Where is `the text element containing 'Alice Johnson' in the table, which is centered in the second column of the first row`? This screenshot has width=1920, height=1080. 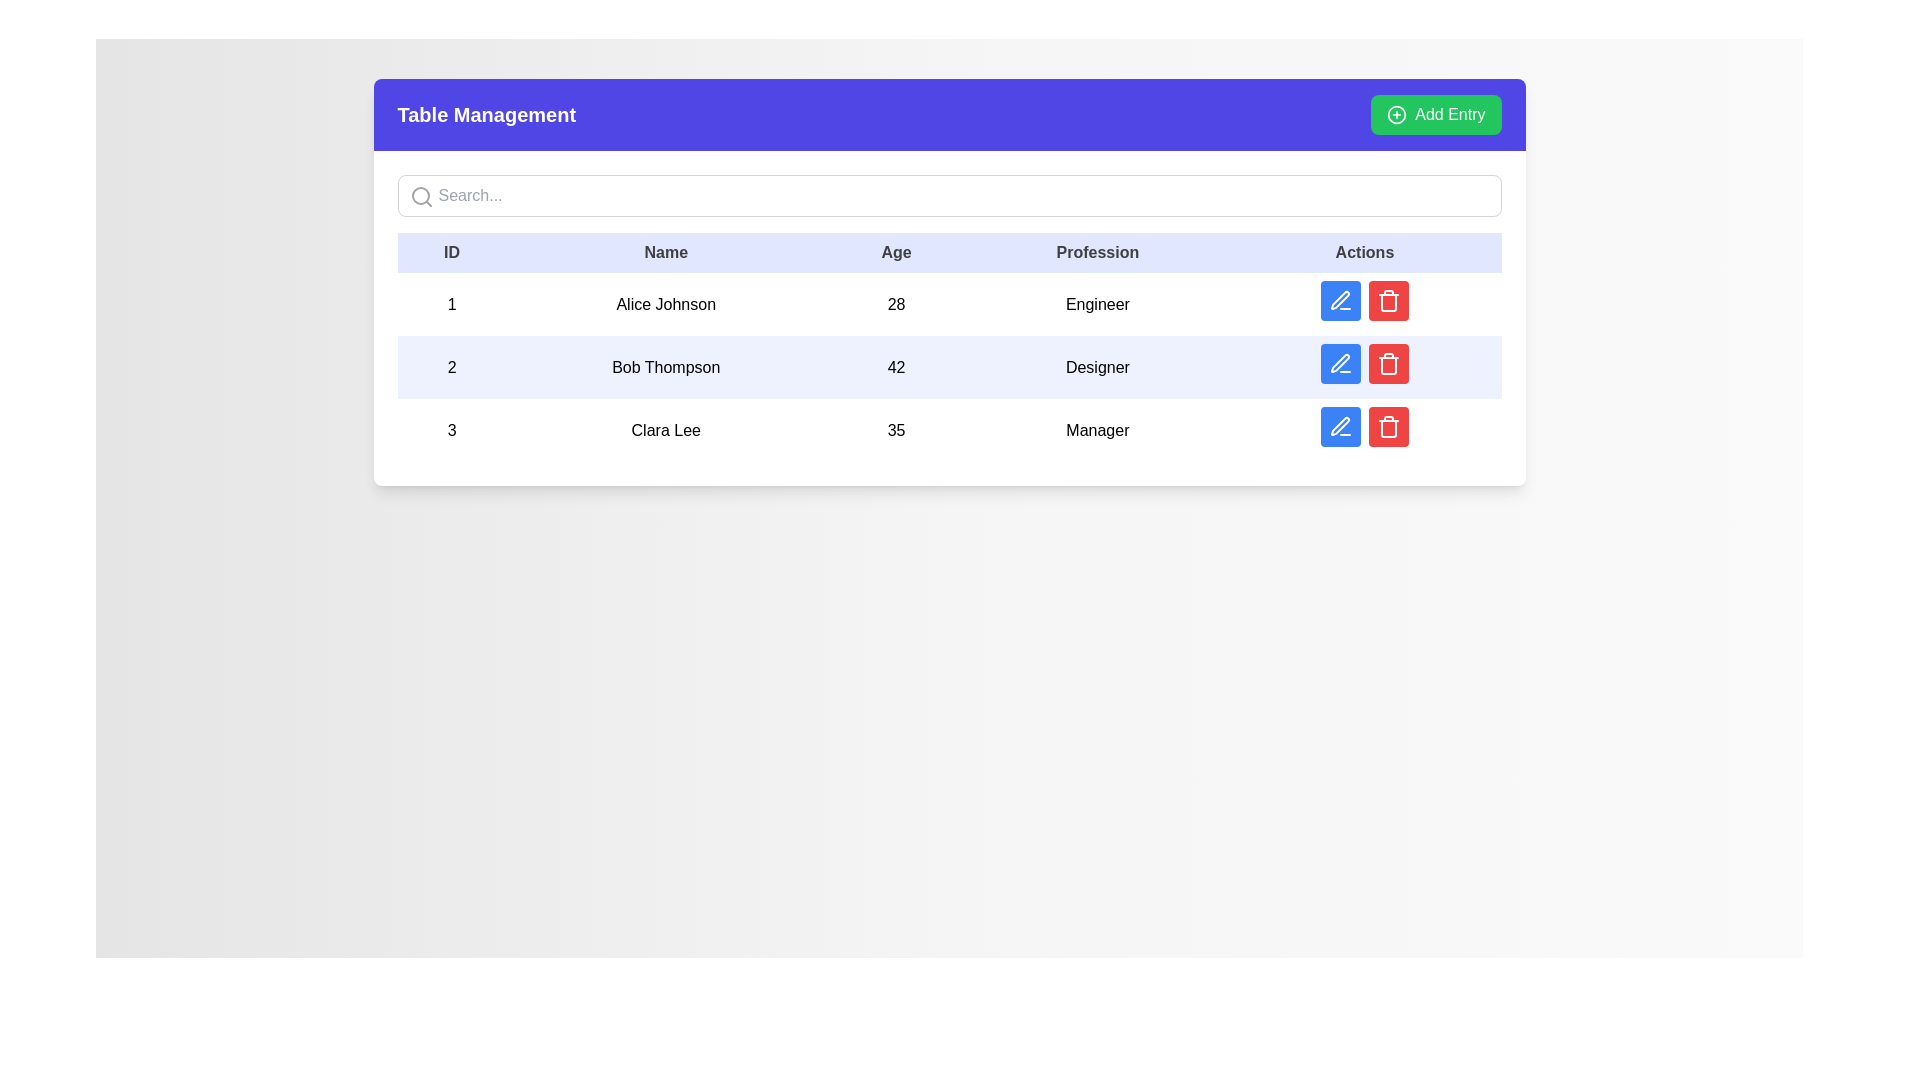 the text element containing 'Alice Johnson' in the table, which is centered in the second column of the first row is located at coordinates (666, 304).